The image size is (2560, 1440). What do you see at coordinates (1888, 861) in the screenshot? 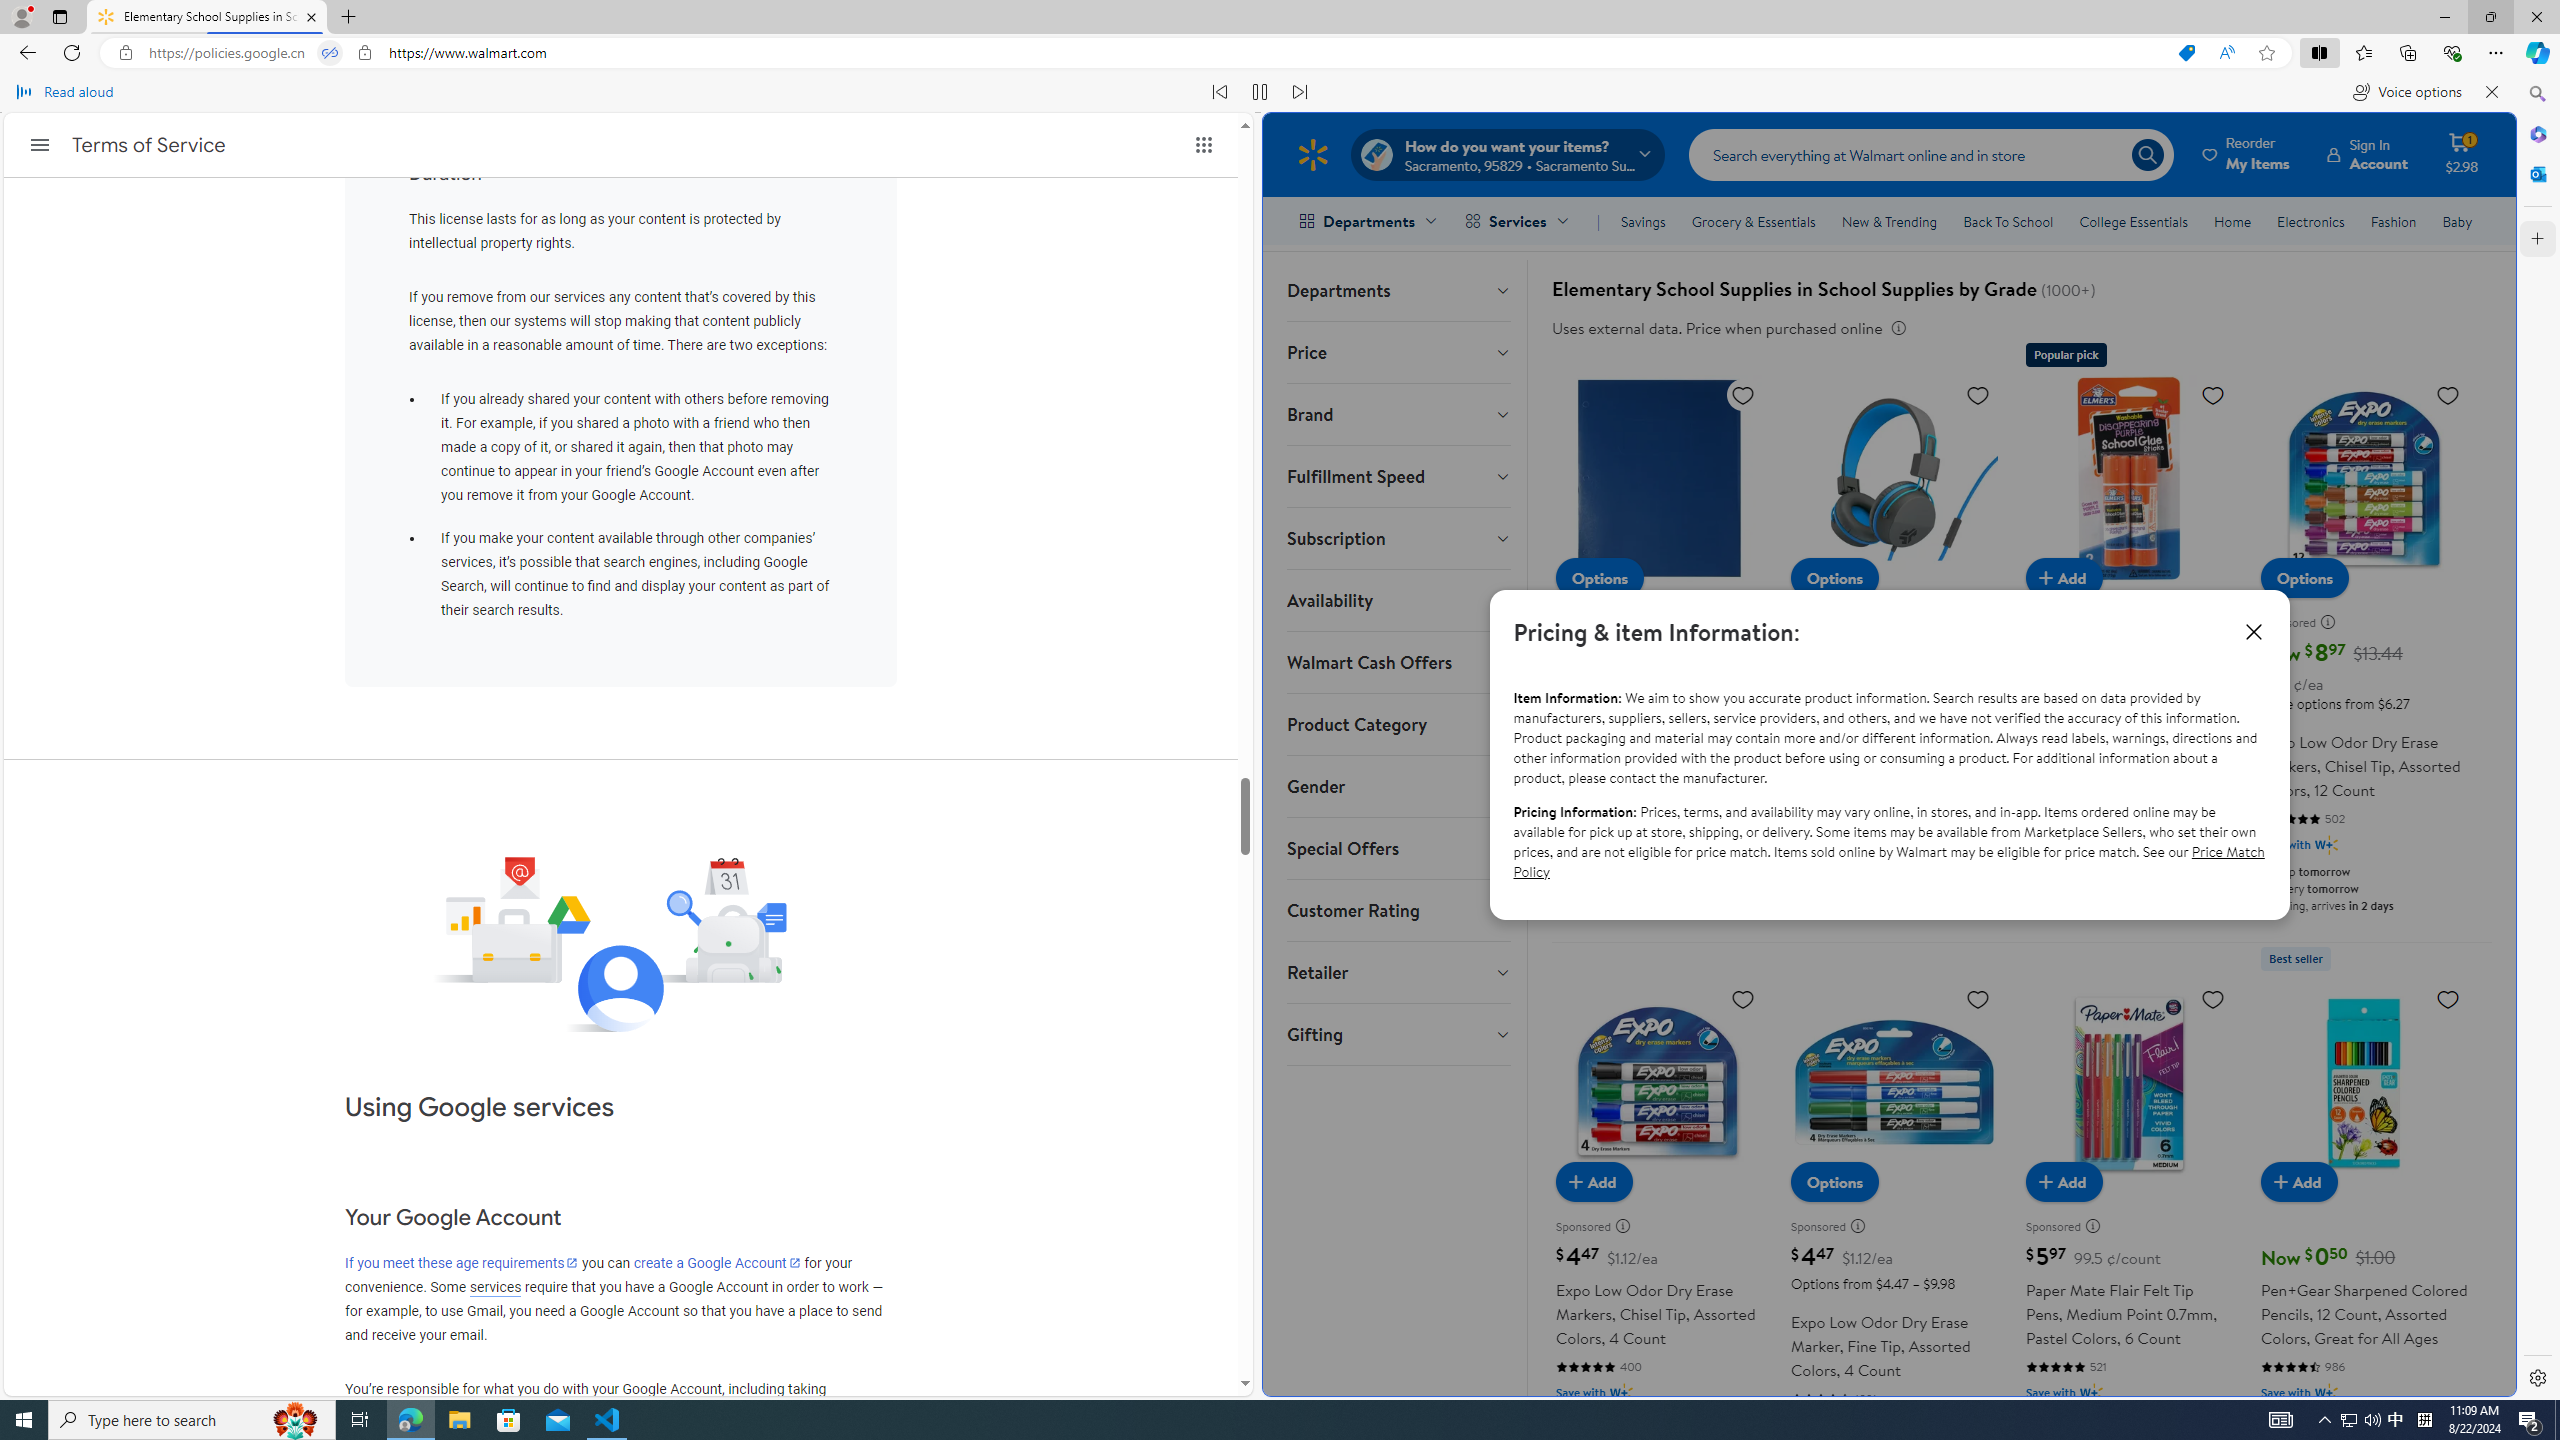
I see `'Price Match Policy'` at bounding box center [1888, 861].